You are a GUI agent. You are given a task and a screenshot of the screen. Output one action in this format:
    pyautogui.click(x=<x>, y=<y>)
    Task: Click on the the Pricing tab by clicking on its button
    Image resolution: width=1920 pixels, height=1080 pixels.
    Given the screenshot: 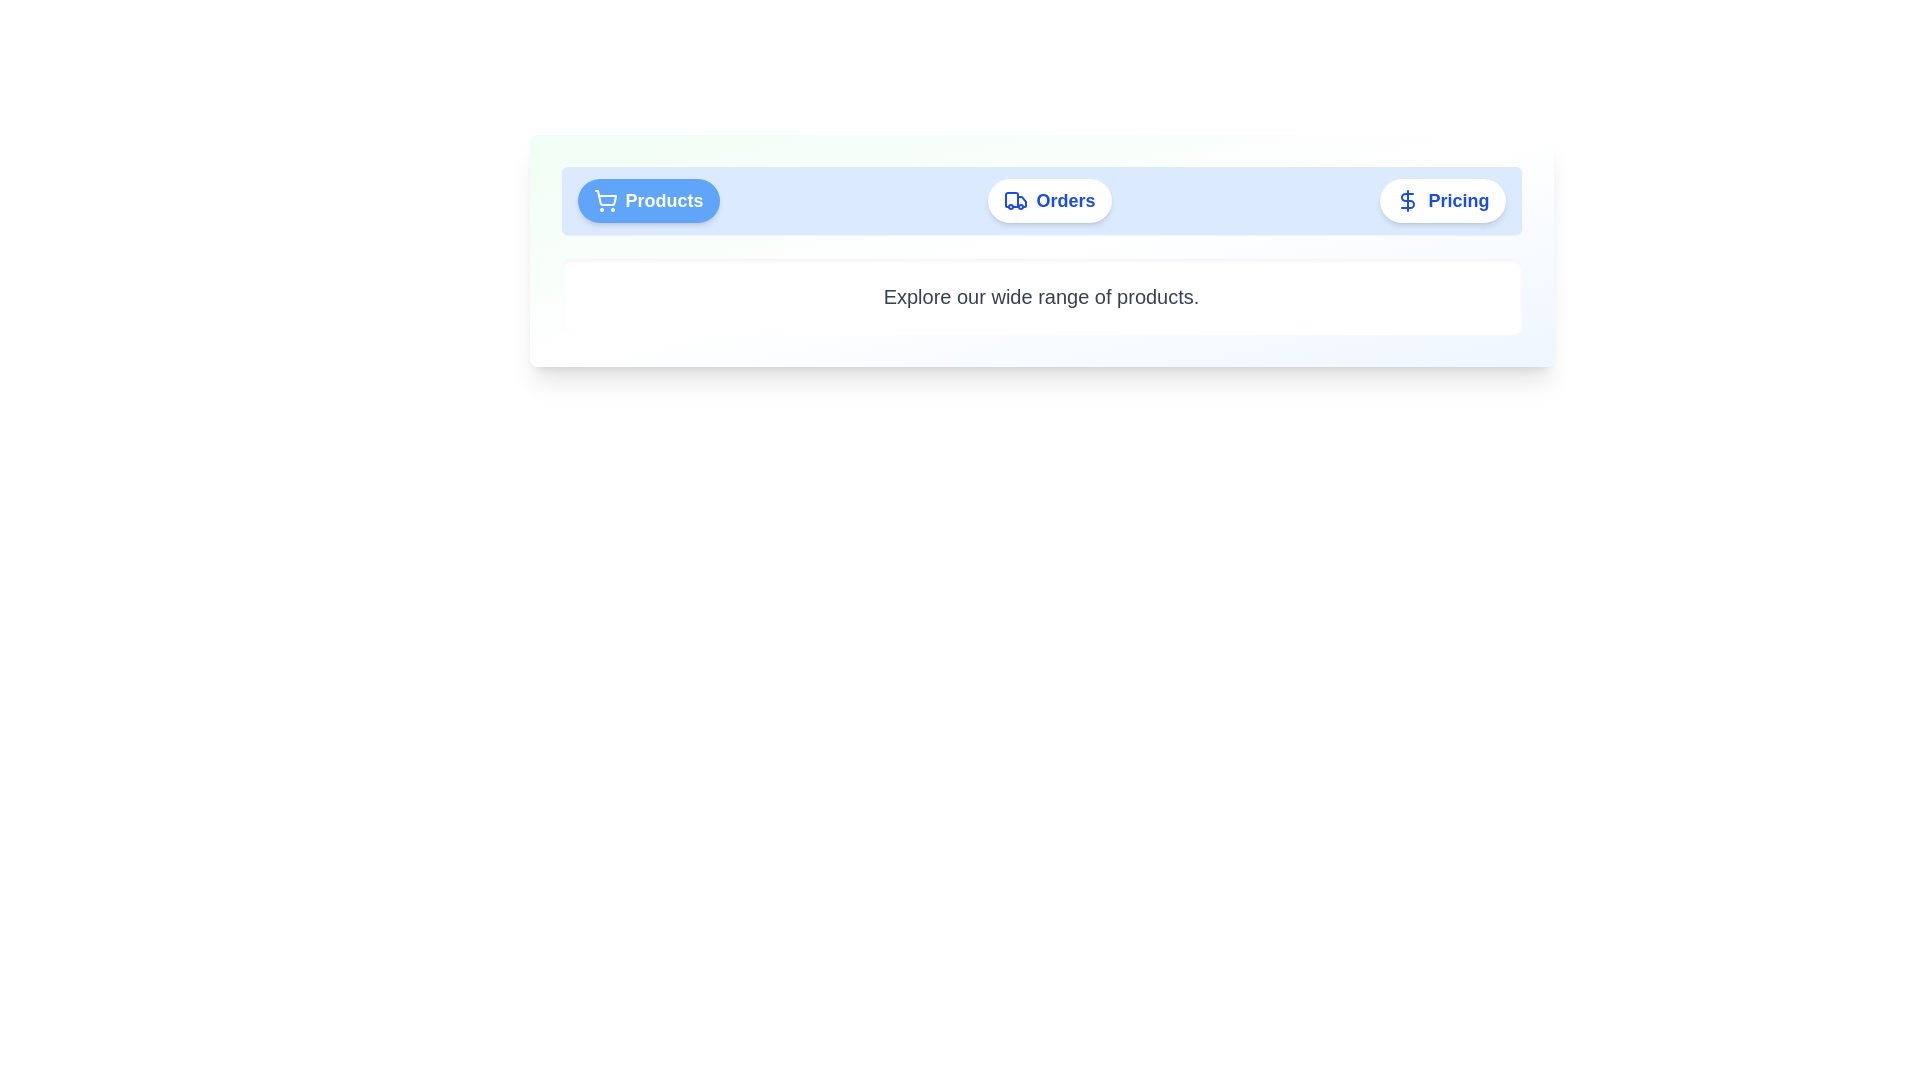 What is the action you would take?
    pyautogui.click(x=1443, y=200)
    